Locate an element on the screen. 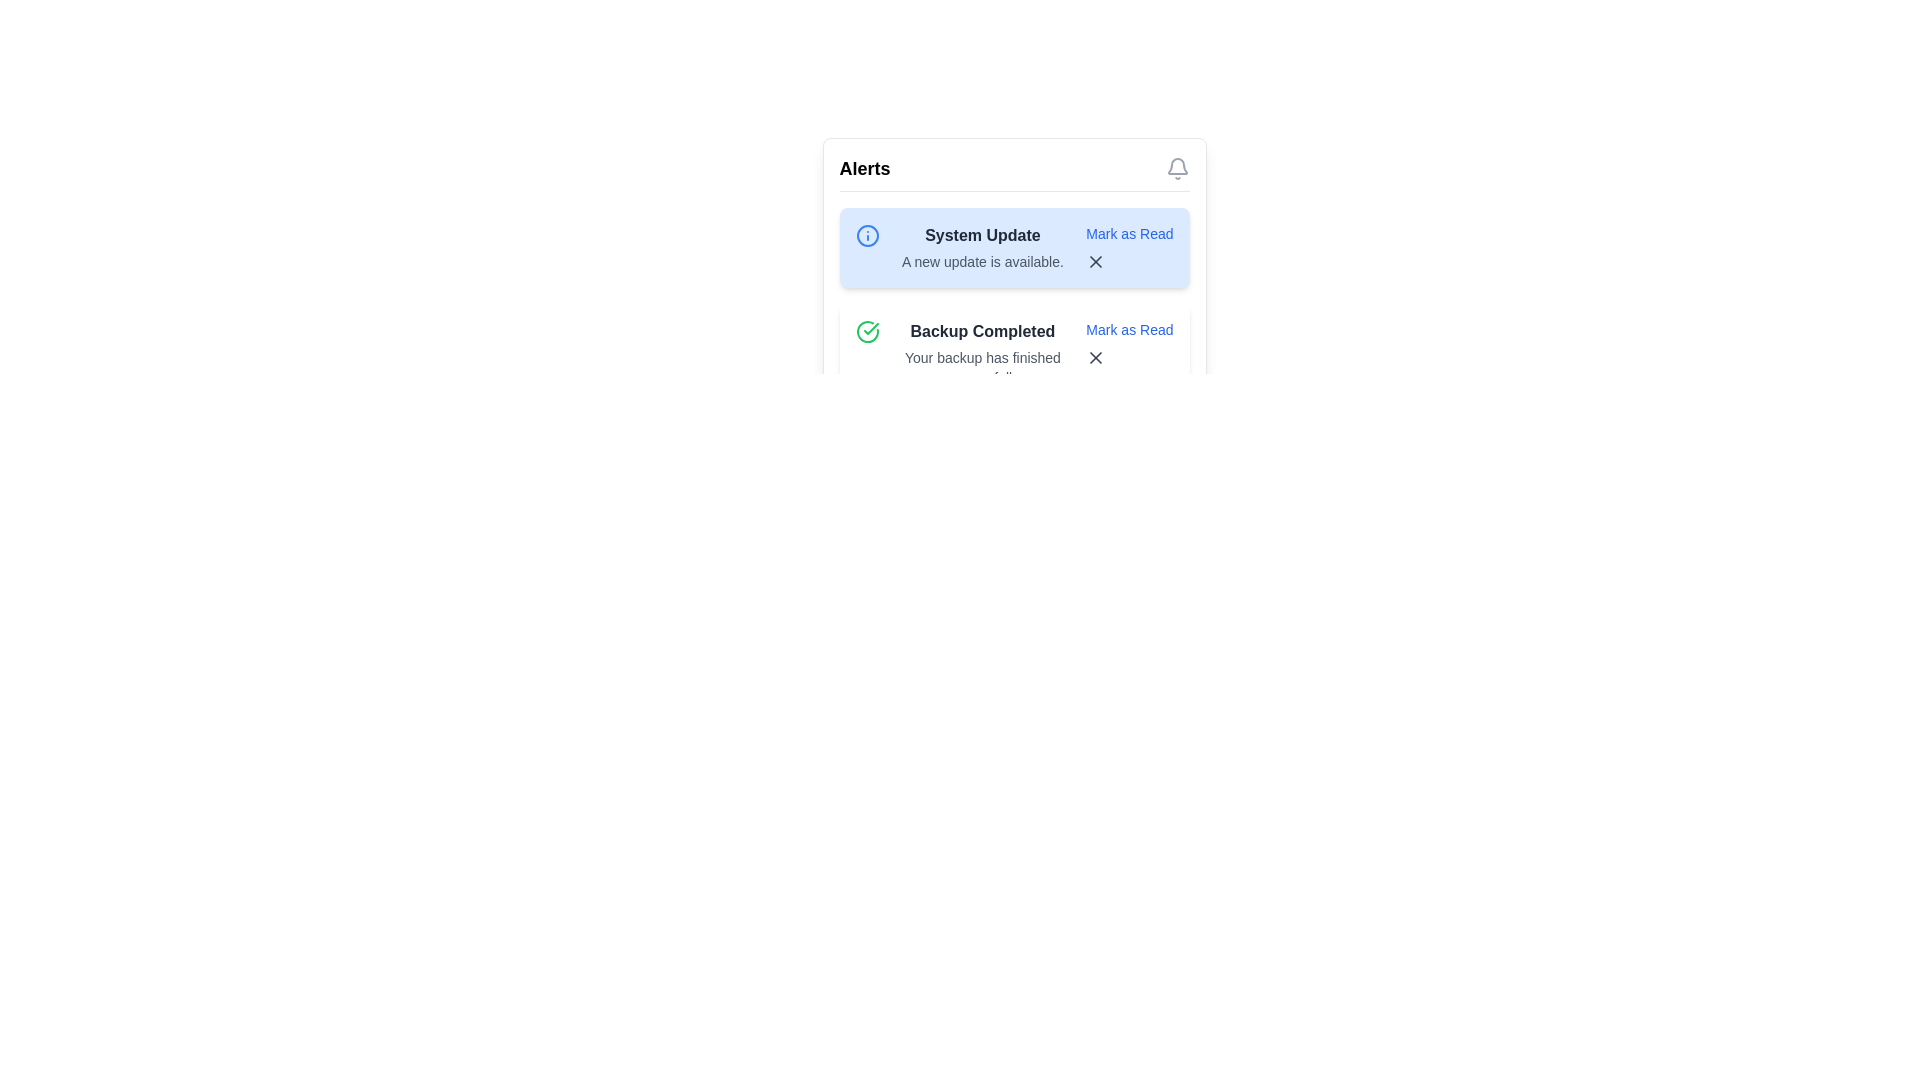 This screenshot has height=1080, width=1920. the text label indicating the status of the backup operation as completed, which is located in the center of the second notification card in the Alerts panel is located at coordinates (982, 330).